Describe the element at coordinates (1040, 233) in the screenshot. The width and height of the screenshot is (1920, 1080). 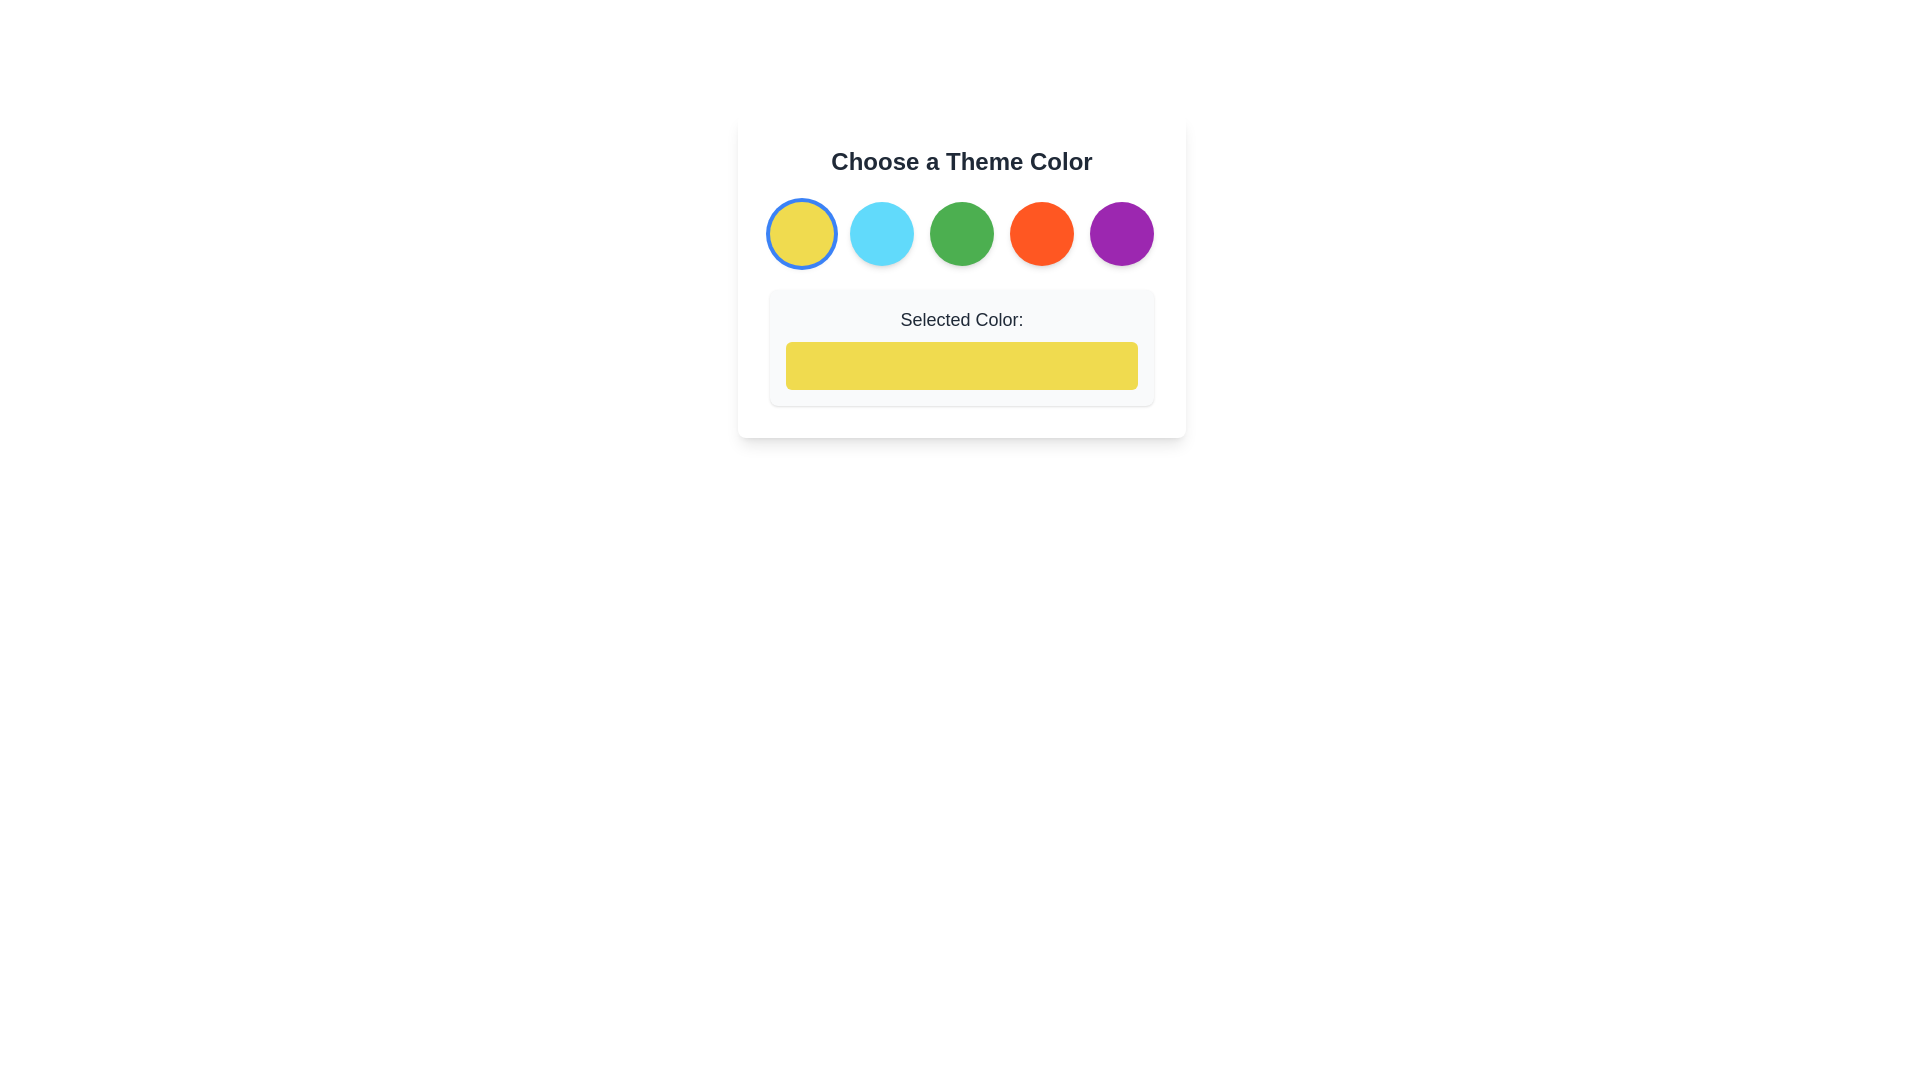
I see `the bright orange circular button` at that location.